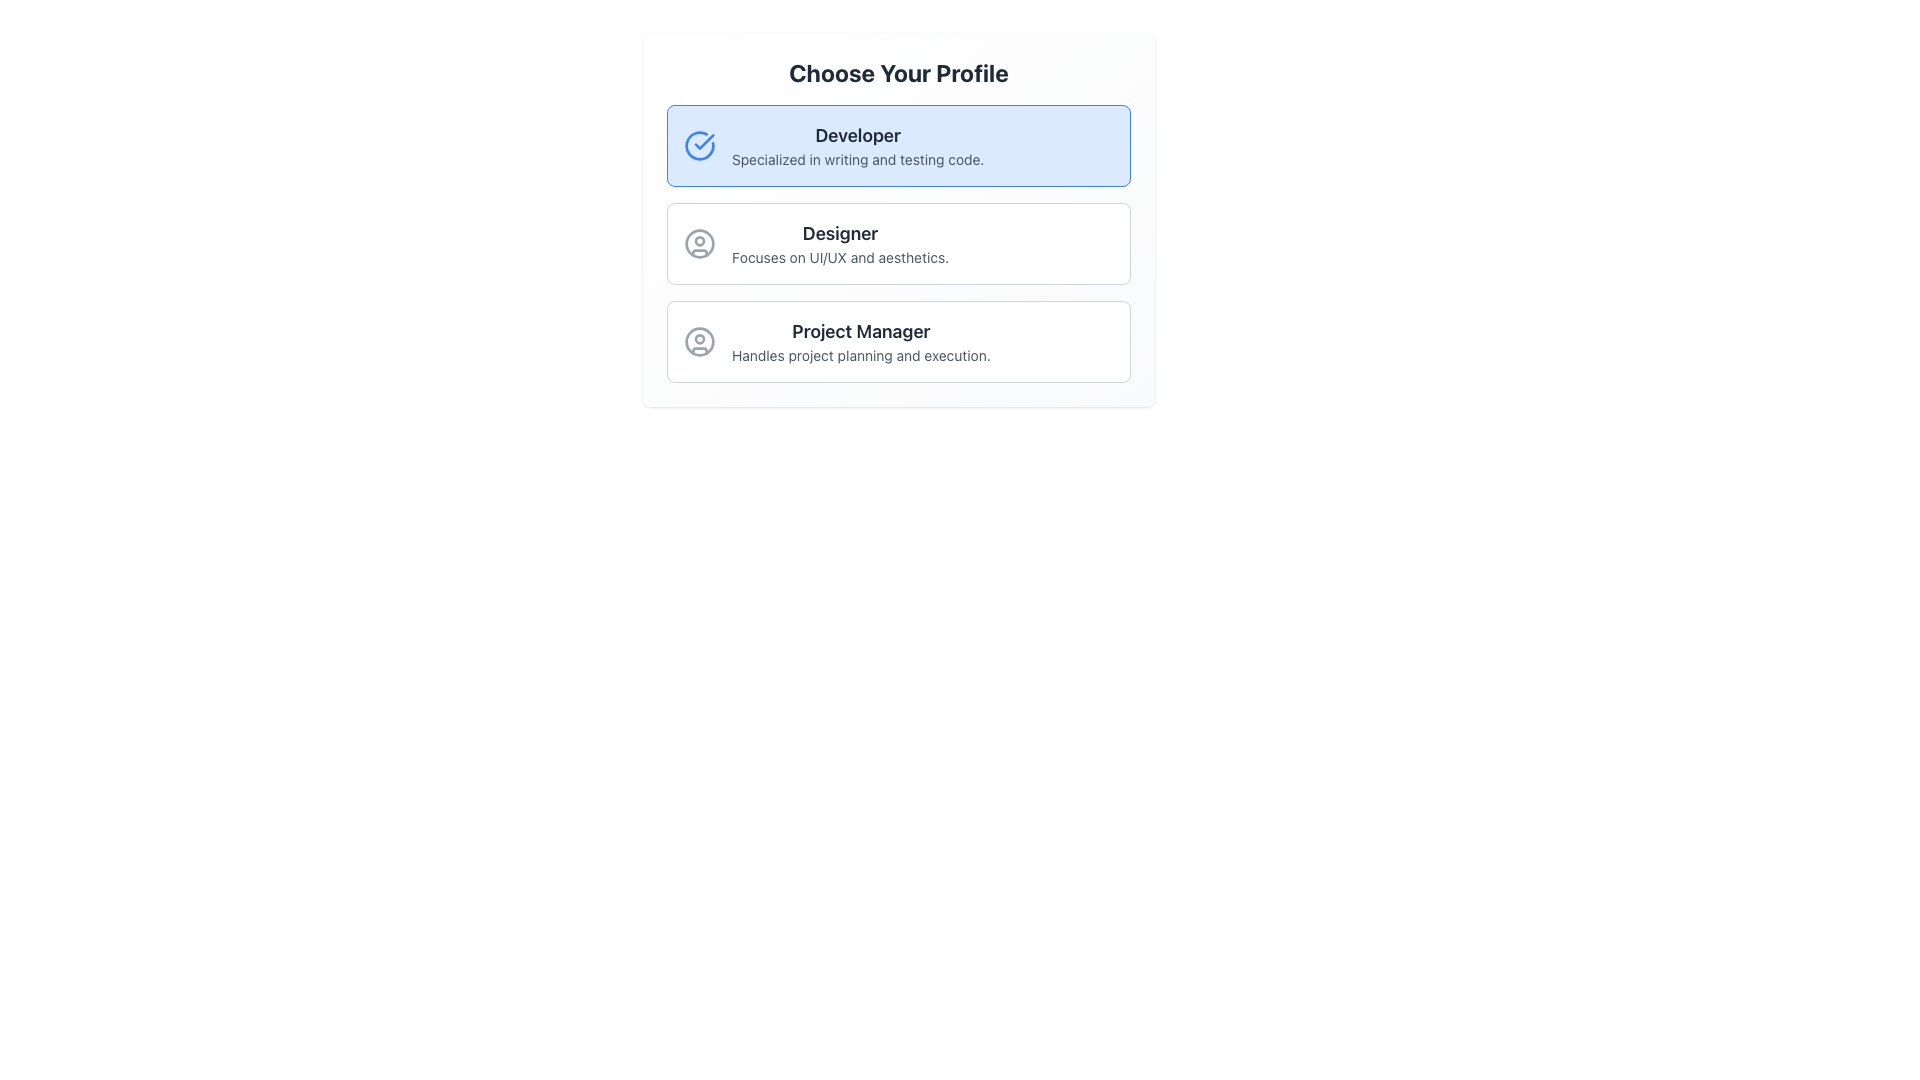 The image size is (1920, 1080). I want to click on the text block labeled 'Developer' which is located at the top center of the first selectable card in a vertical list of profile options, so click(858, 145).